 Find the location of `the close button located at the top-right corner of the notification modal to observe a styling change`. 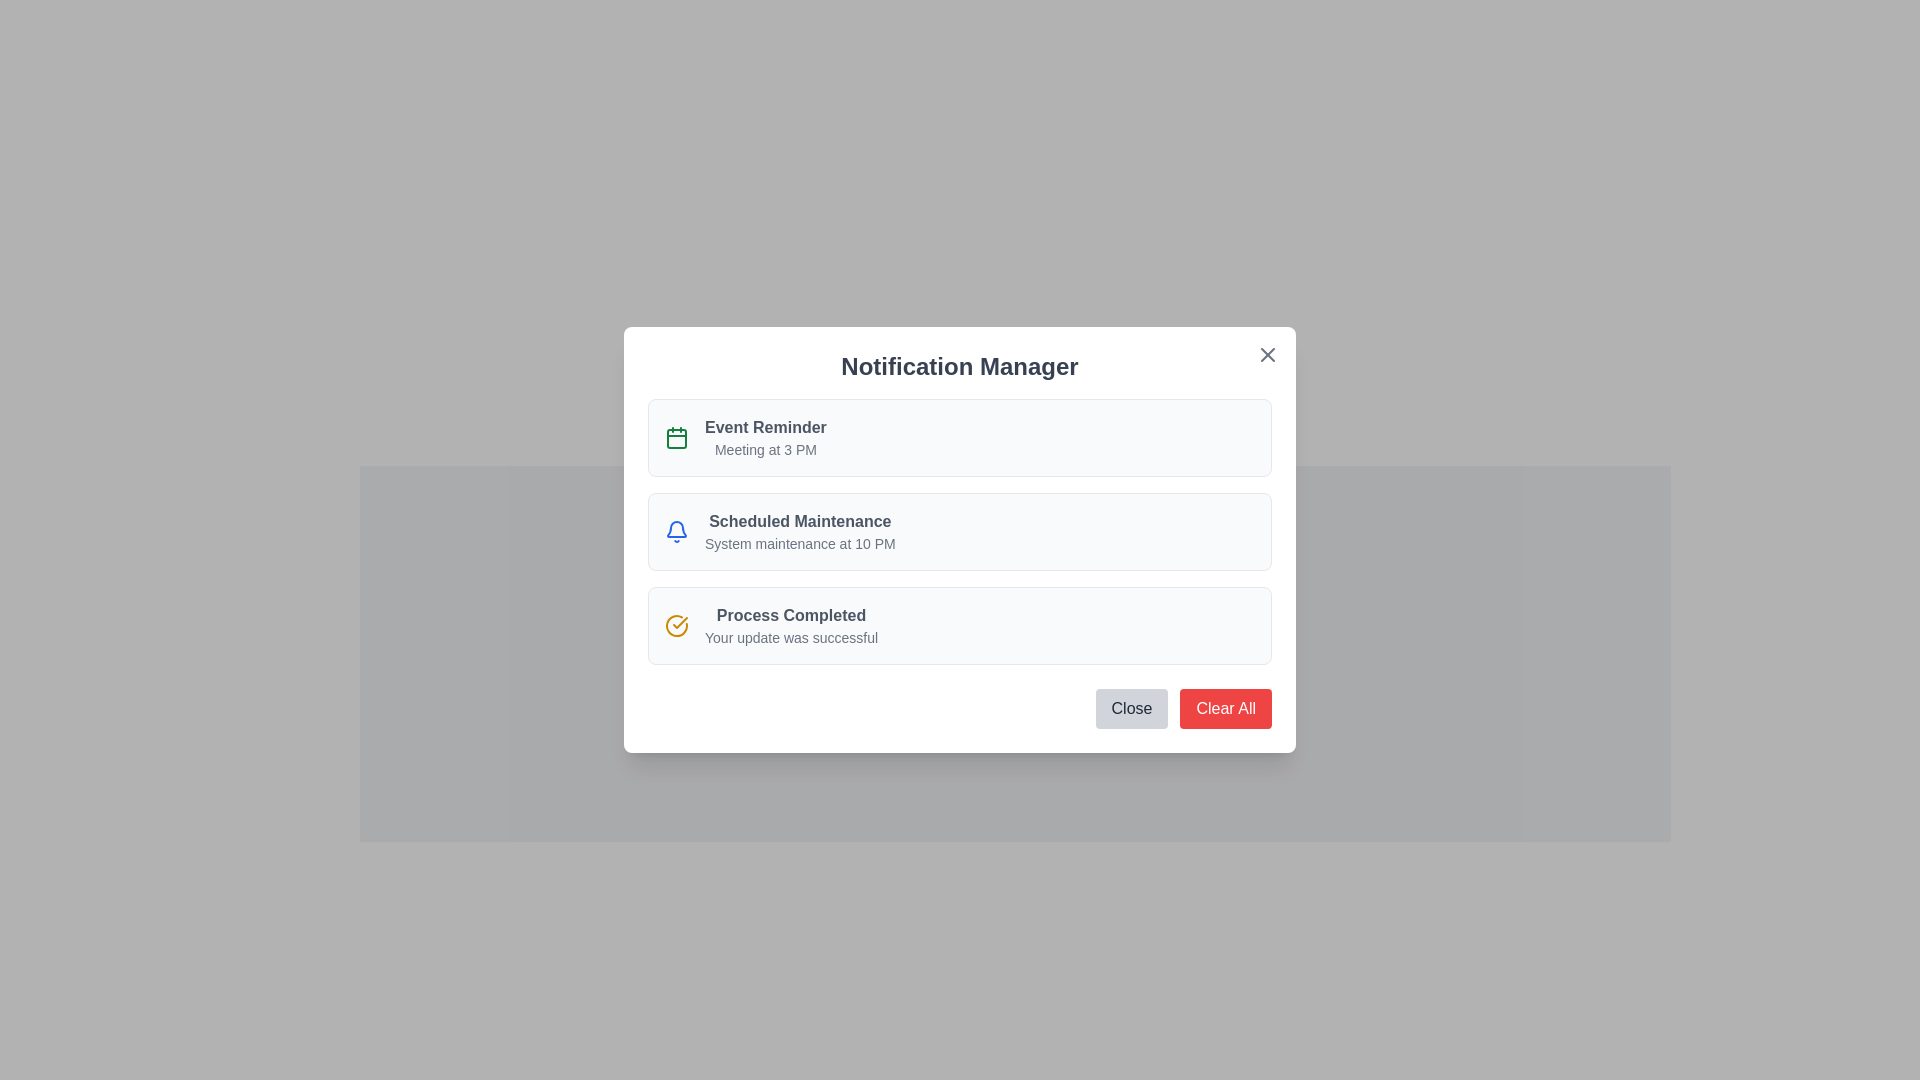

the close button located at the top-right corner of the notification modal to observe a styling change is located at coordinates (1266, 353).